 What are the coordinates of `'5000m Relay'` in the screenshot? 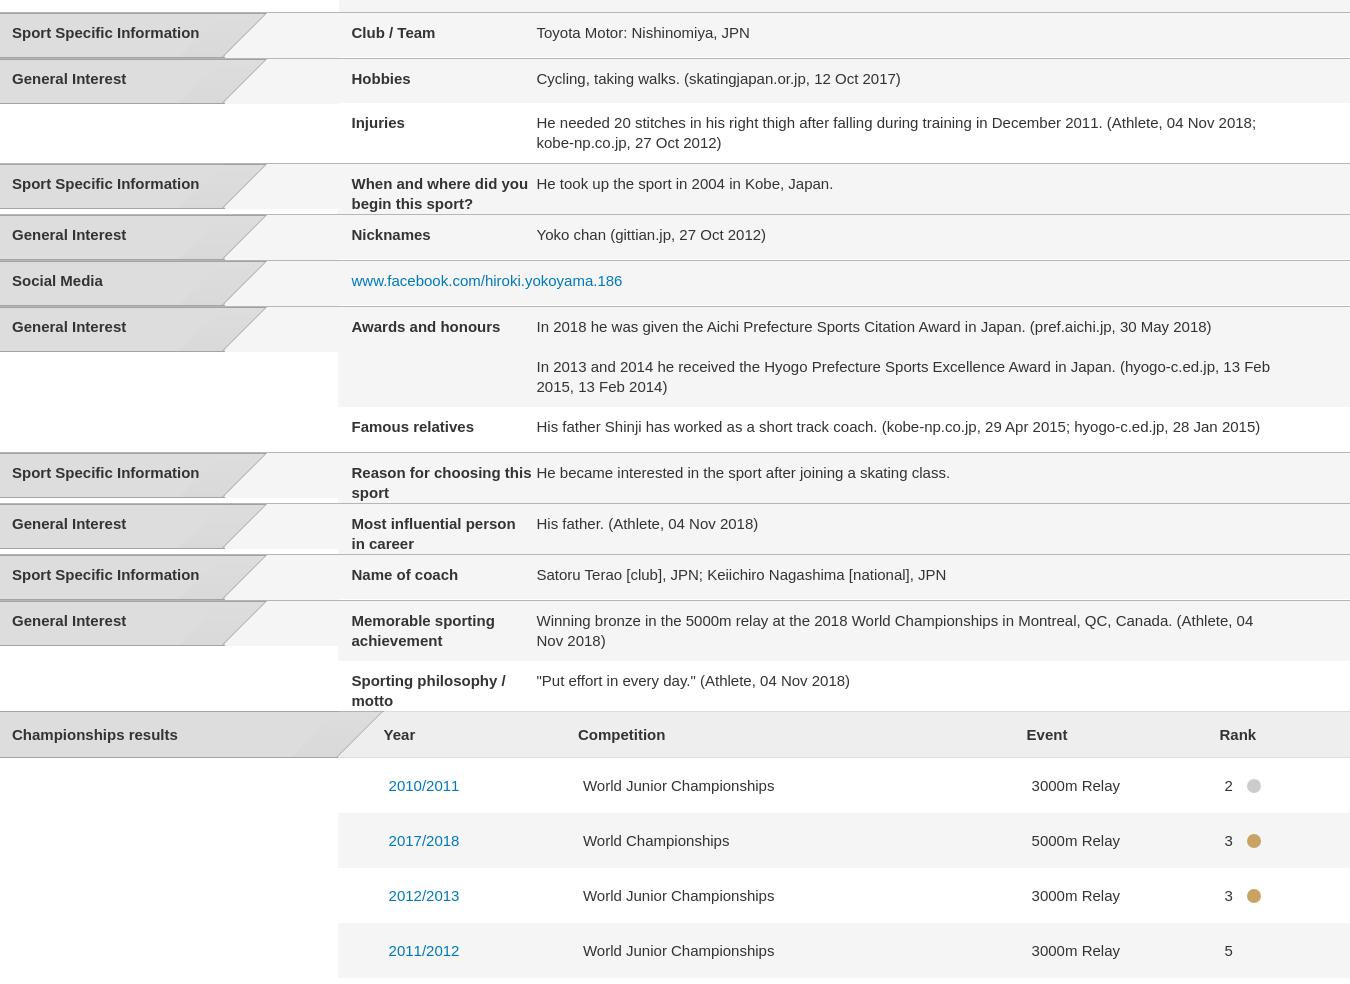 It's located at (1075, 838).